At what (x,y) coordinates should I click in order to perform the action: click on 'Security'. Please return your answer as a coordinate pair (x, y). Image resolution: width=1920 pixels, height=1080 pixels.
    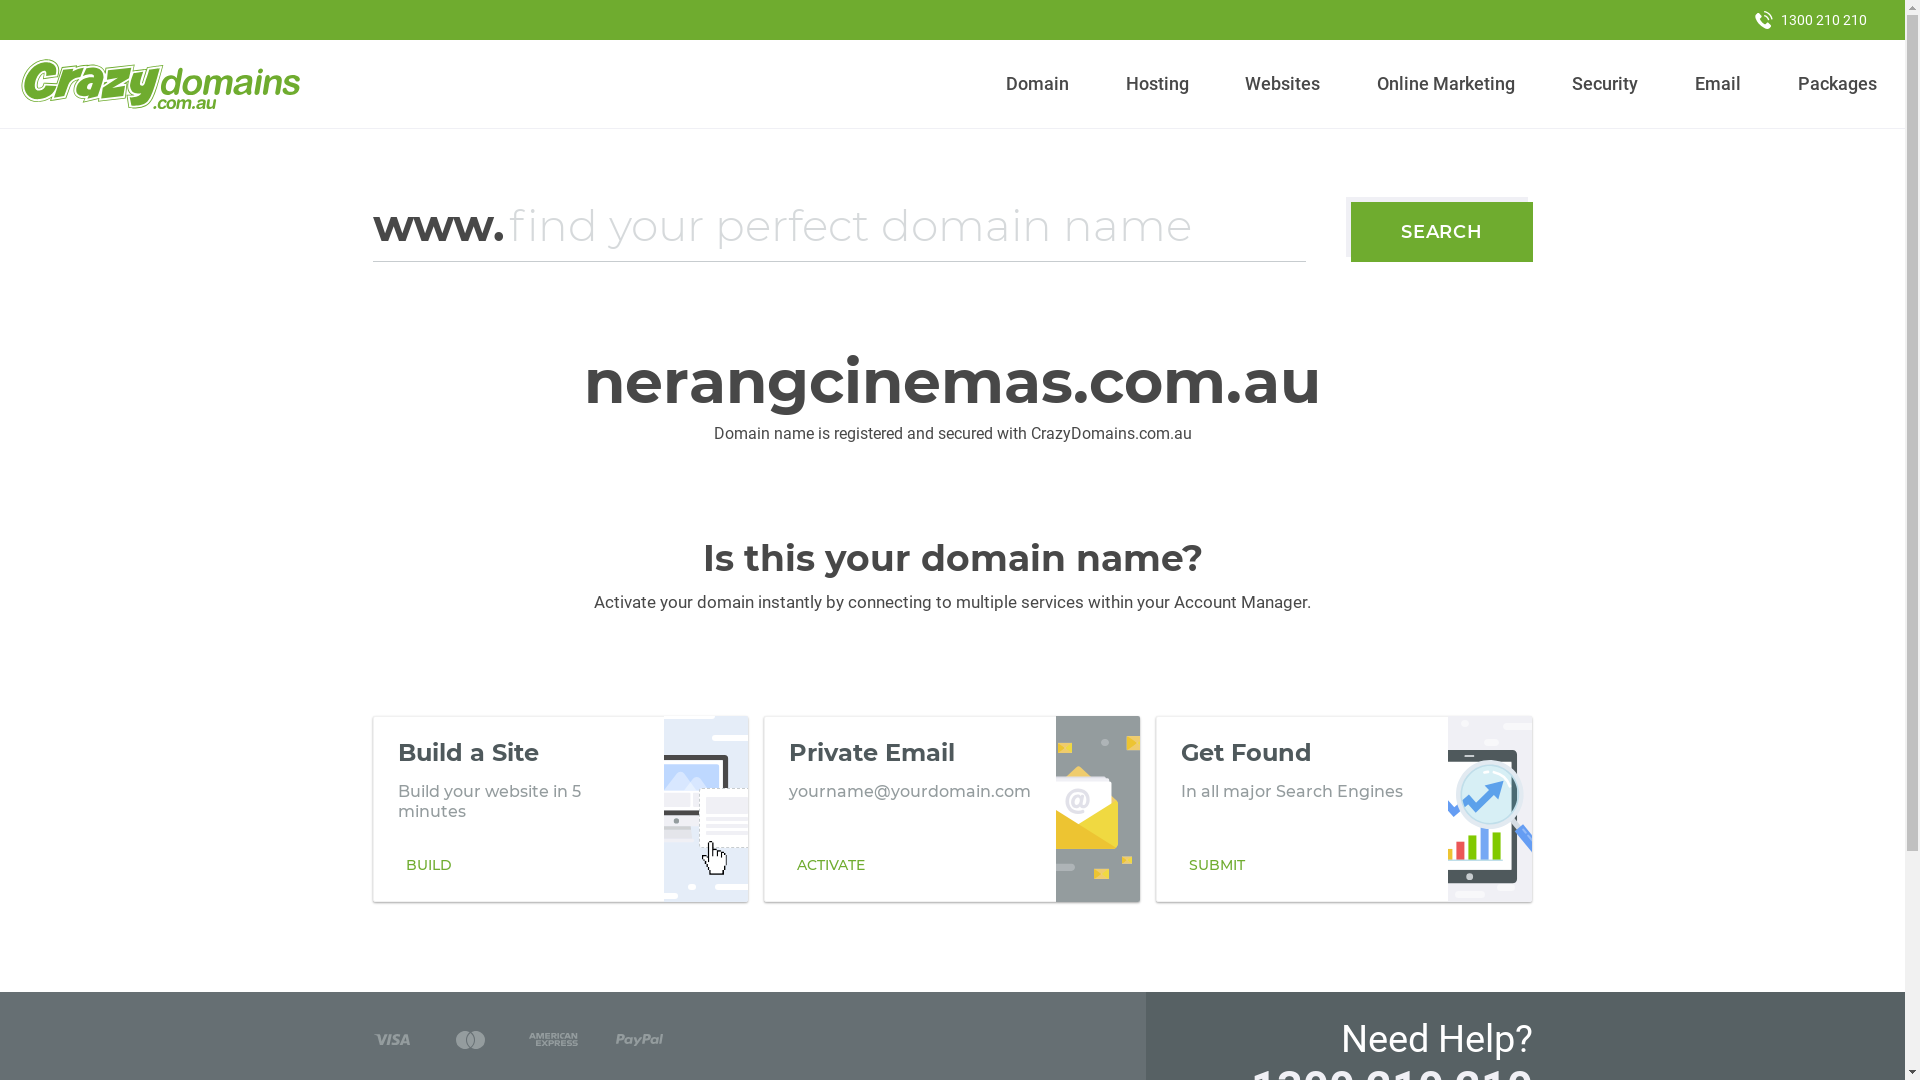
    Looking at the image, I should click on (1563, 83).